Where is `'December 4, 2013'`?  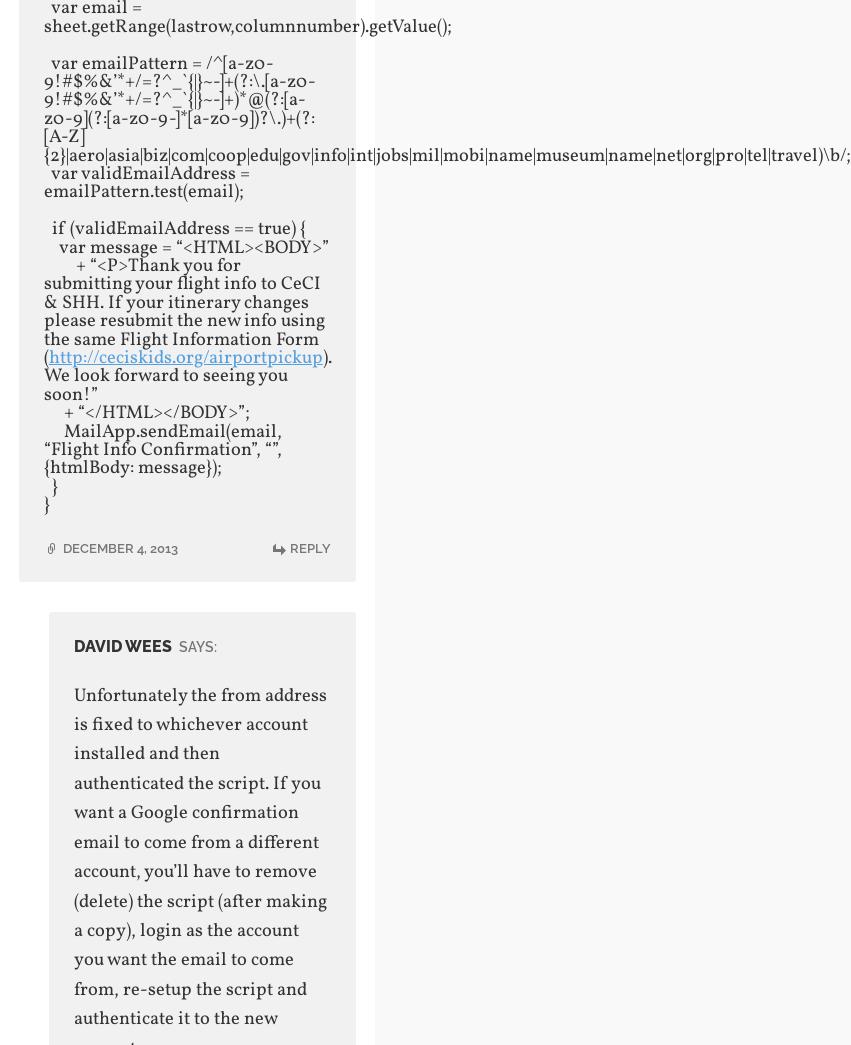
'December 4, 2013' is located at coordinates (119, 547).